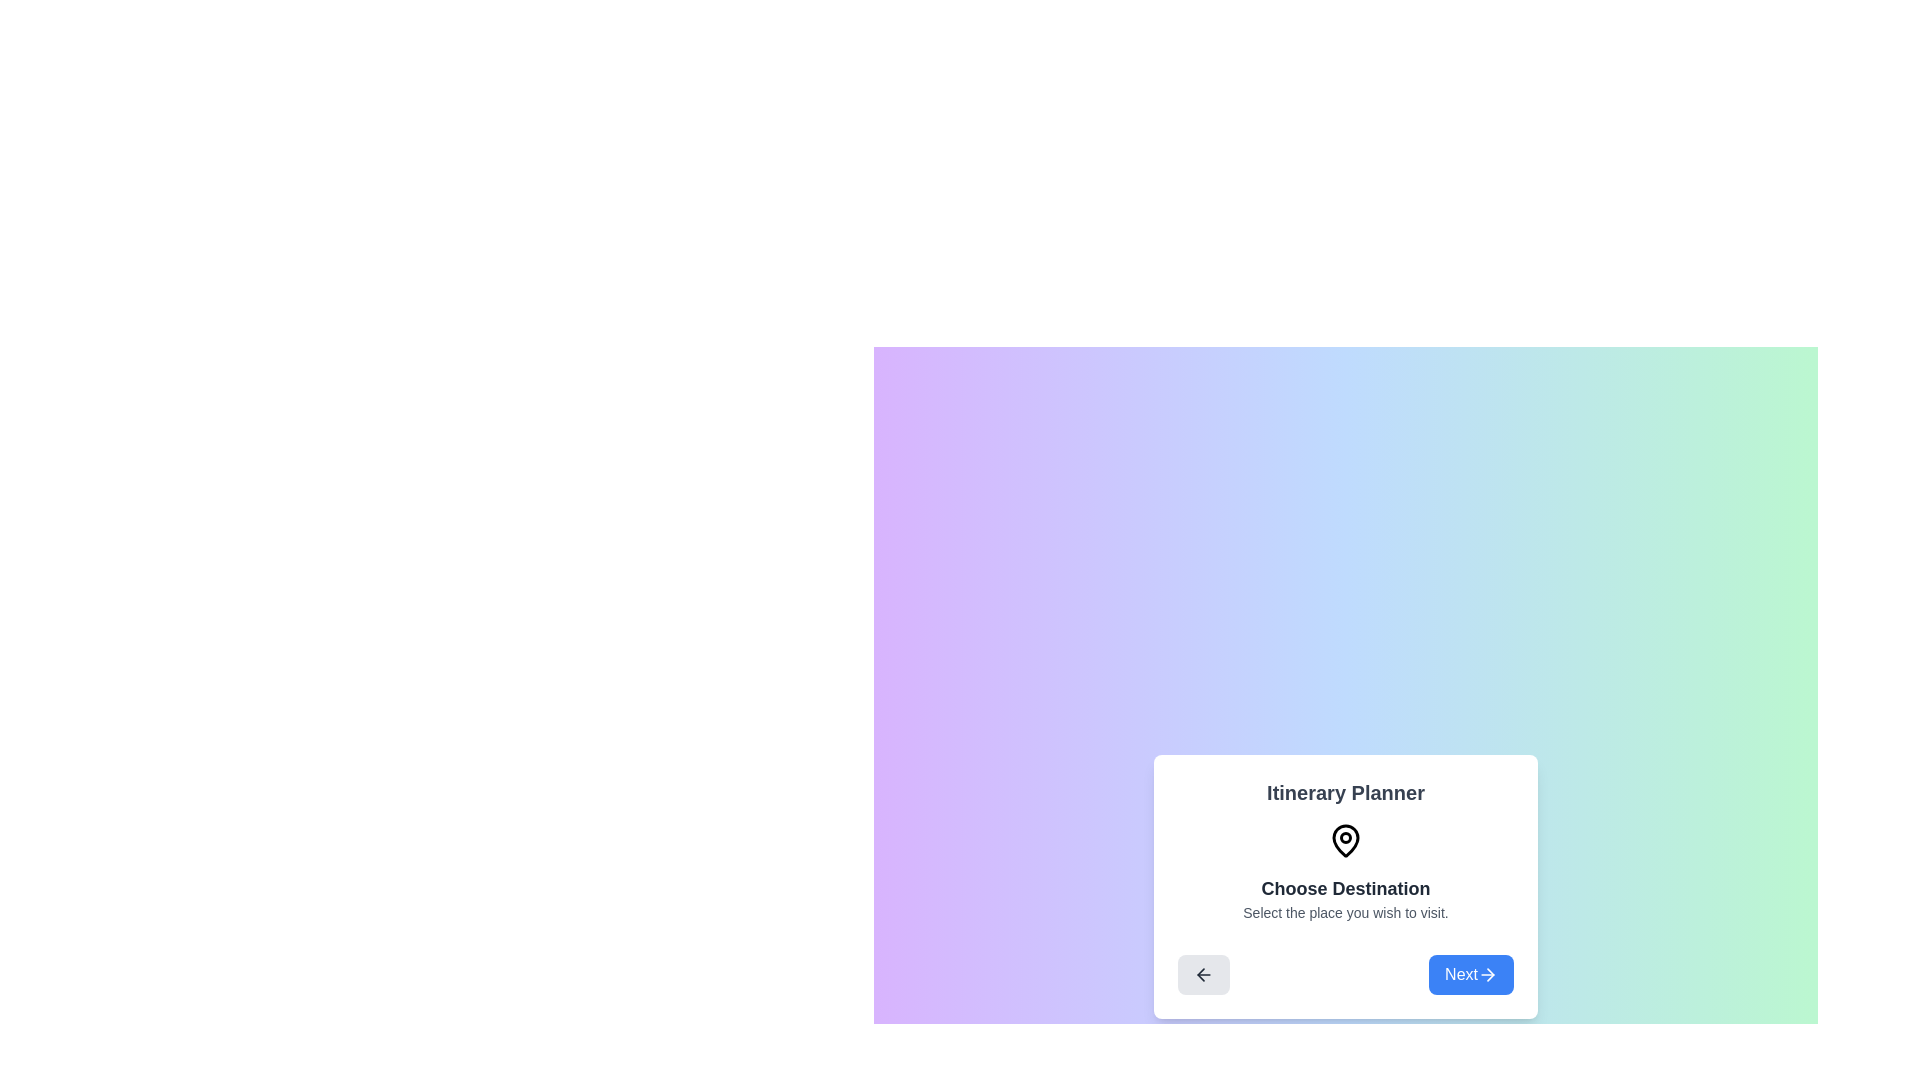  I want to click on bold, black textual header that reads 'Choose Destination' which is prominently displayed below a map icon and above a smaller explanatory text, so click(1345, 887).